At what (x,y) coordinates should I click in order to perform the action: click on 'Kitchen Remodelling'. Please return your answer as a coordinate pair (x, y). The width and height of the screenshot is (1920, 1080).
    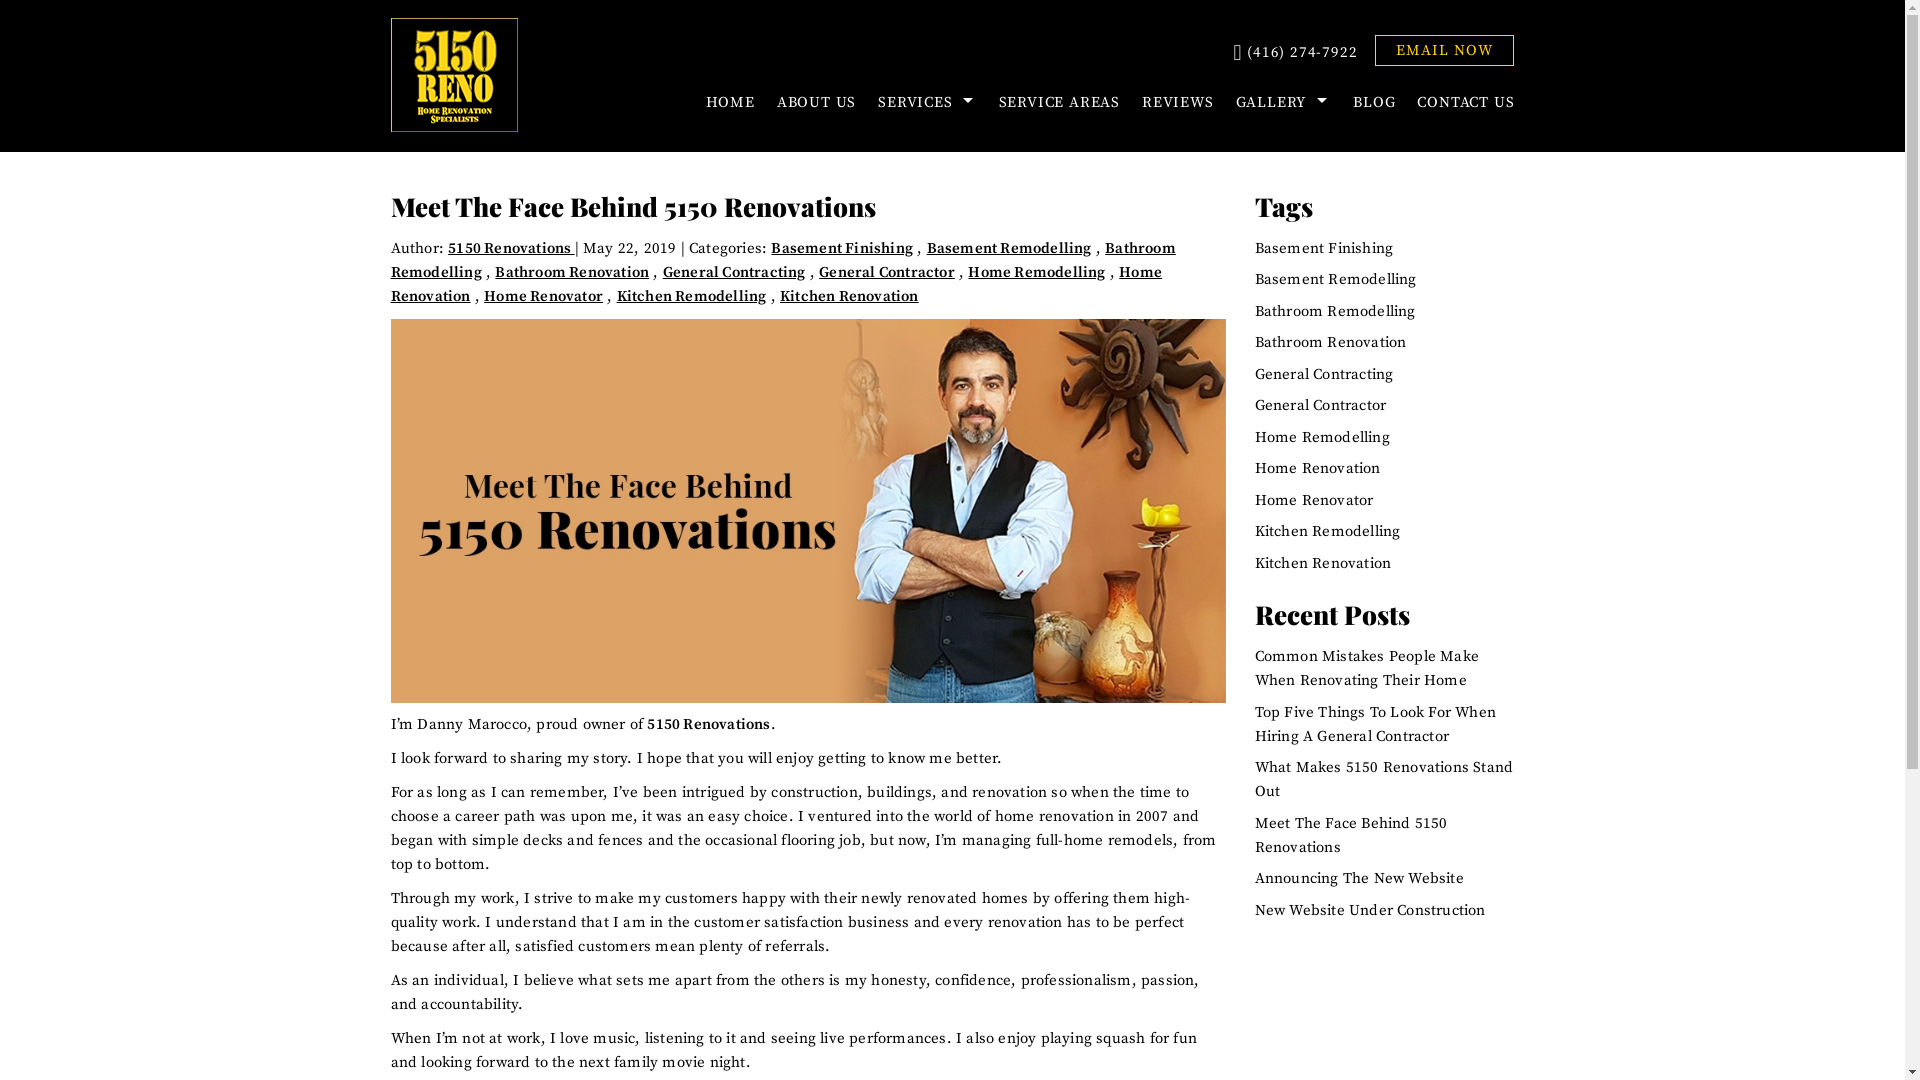
    Looking at the image, I should click on (691, 296).